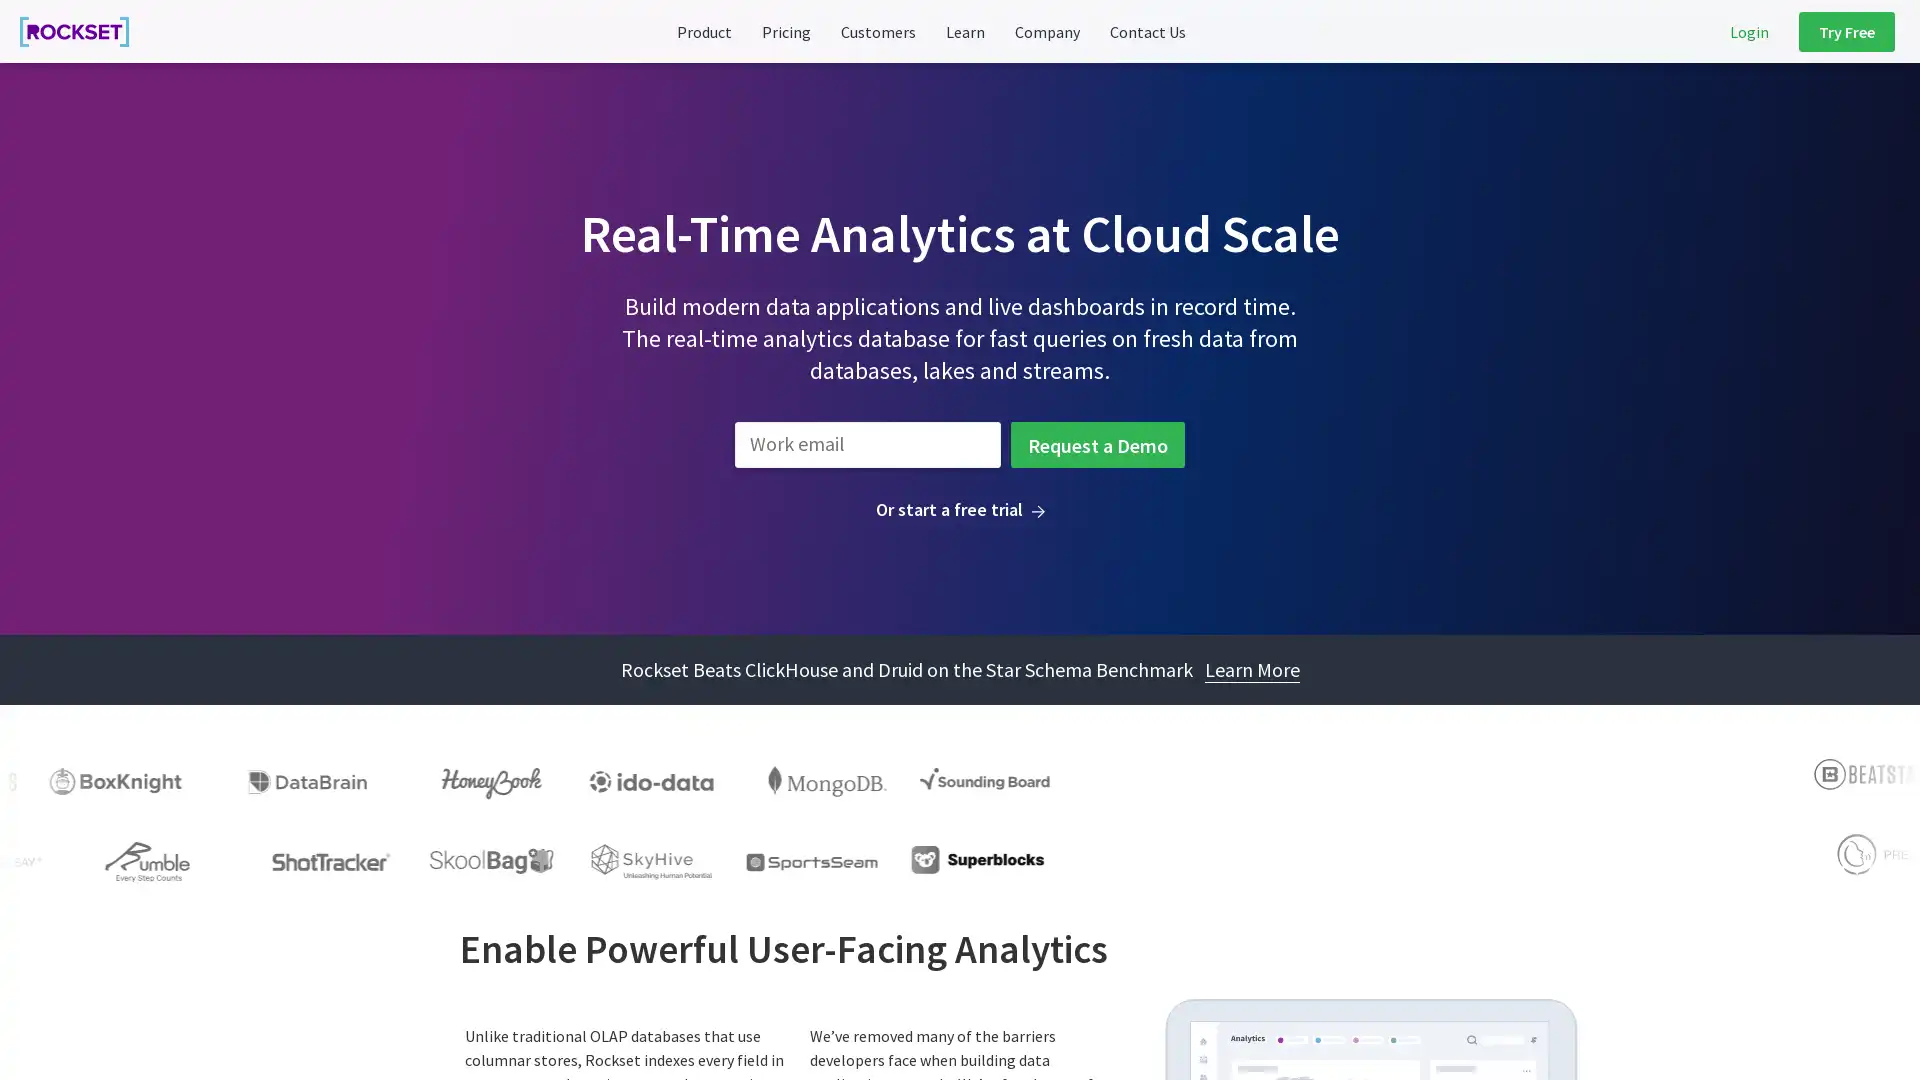 The height and width of the screenshot is (1080, 1920). What do you see at coordinates (1886, 1040) in the screenshot?
I see `Close` at bounding box center [1886, 1040].